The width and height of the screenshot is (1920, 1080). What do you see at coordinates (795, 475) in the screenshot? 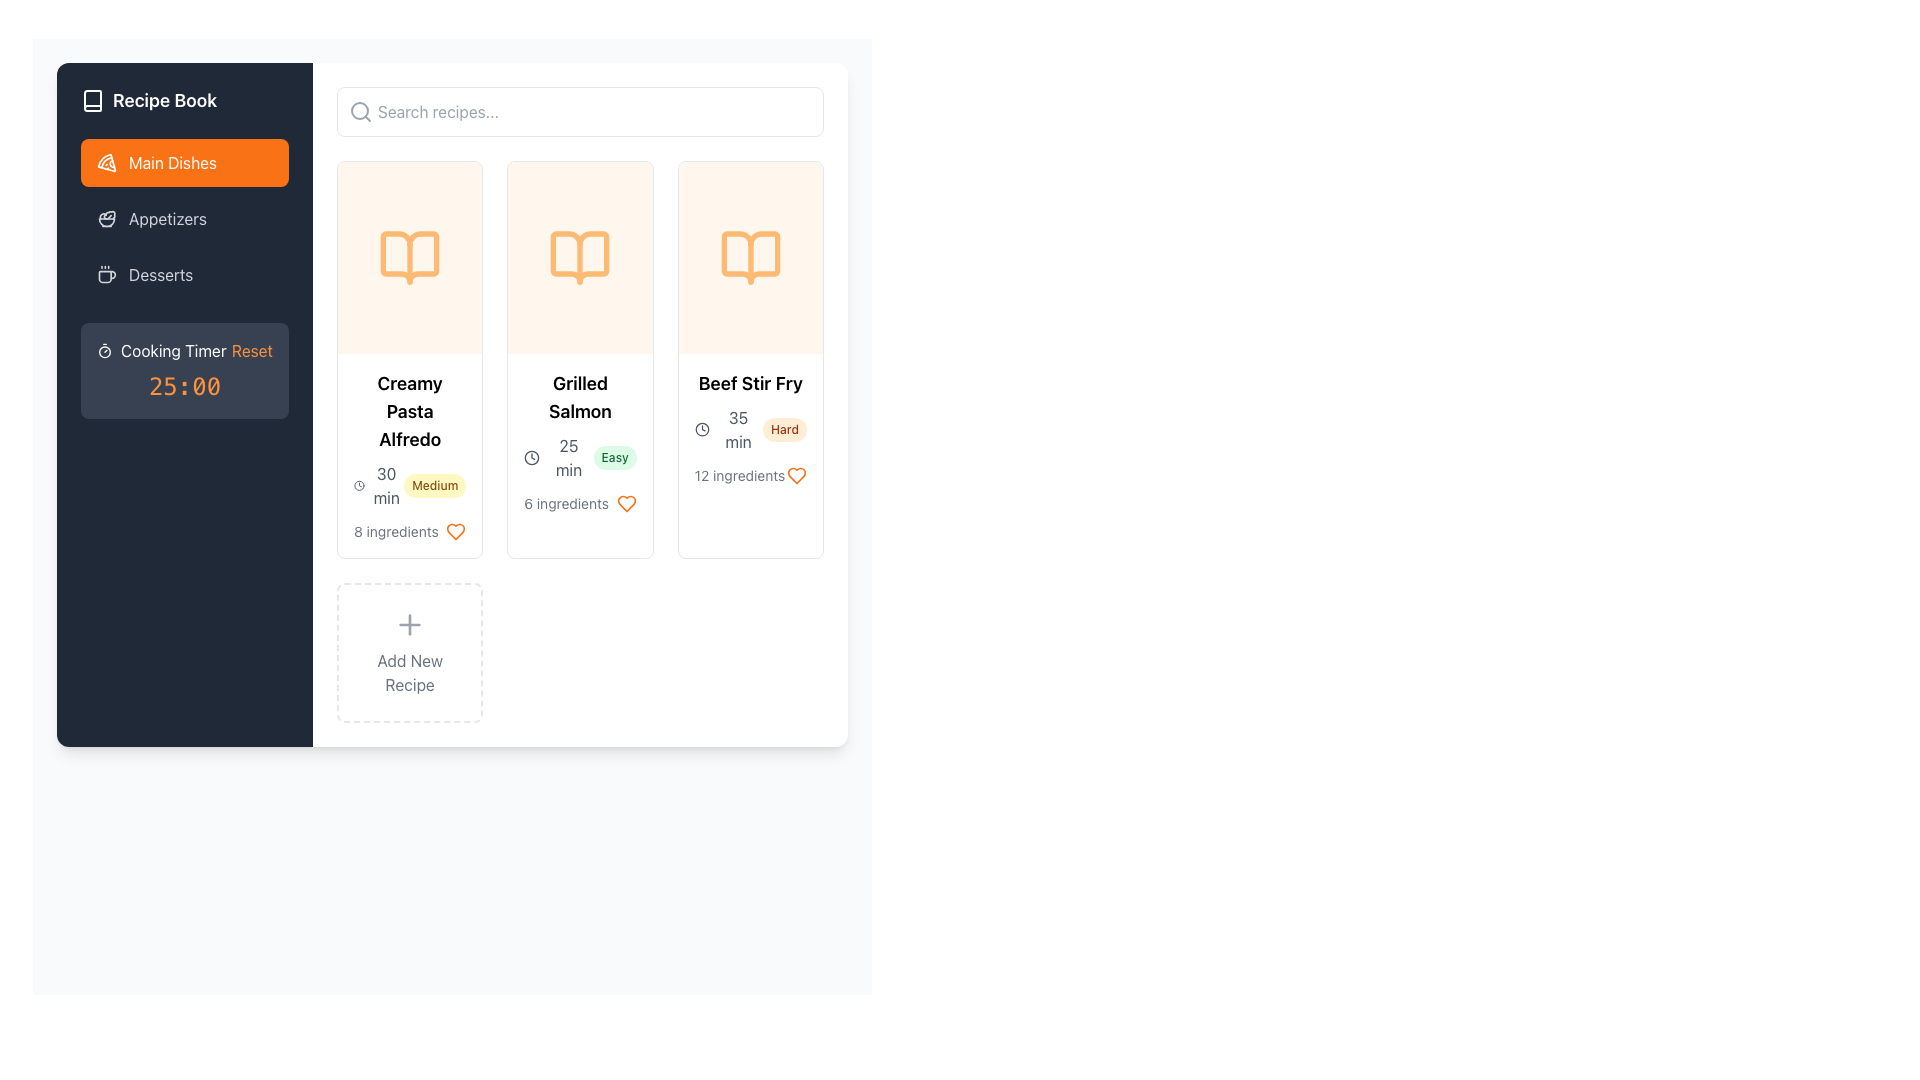
I see `the orange heart icon located in the bottom-right section of the 'Beef Stir Fry' recipe card to favorite the recipe` at bounding box center [795, 475].